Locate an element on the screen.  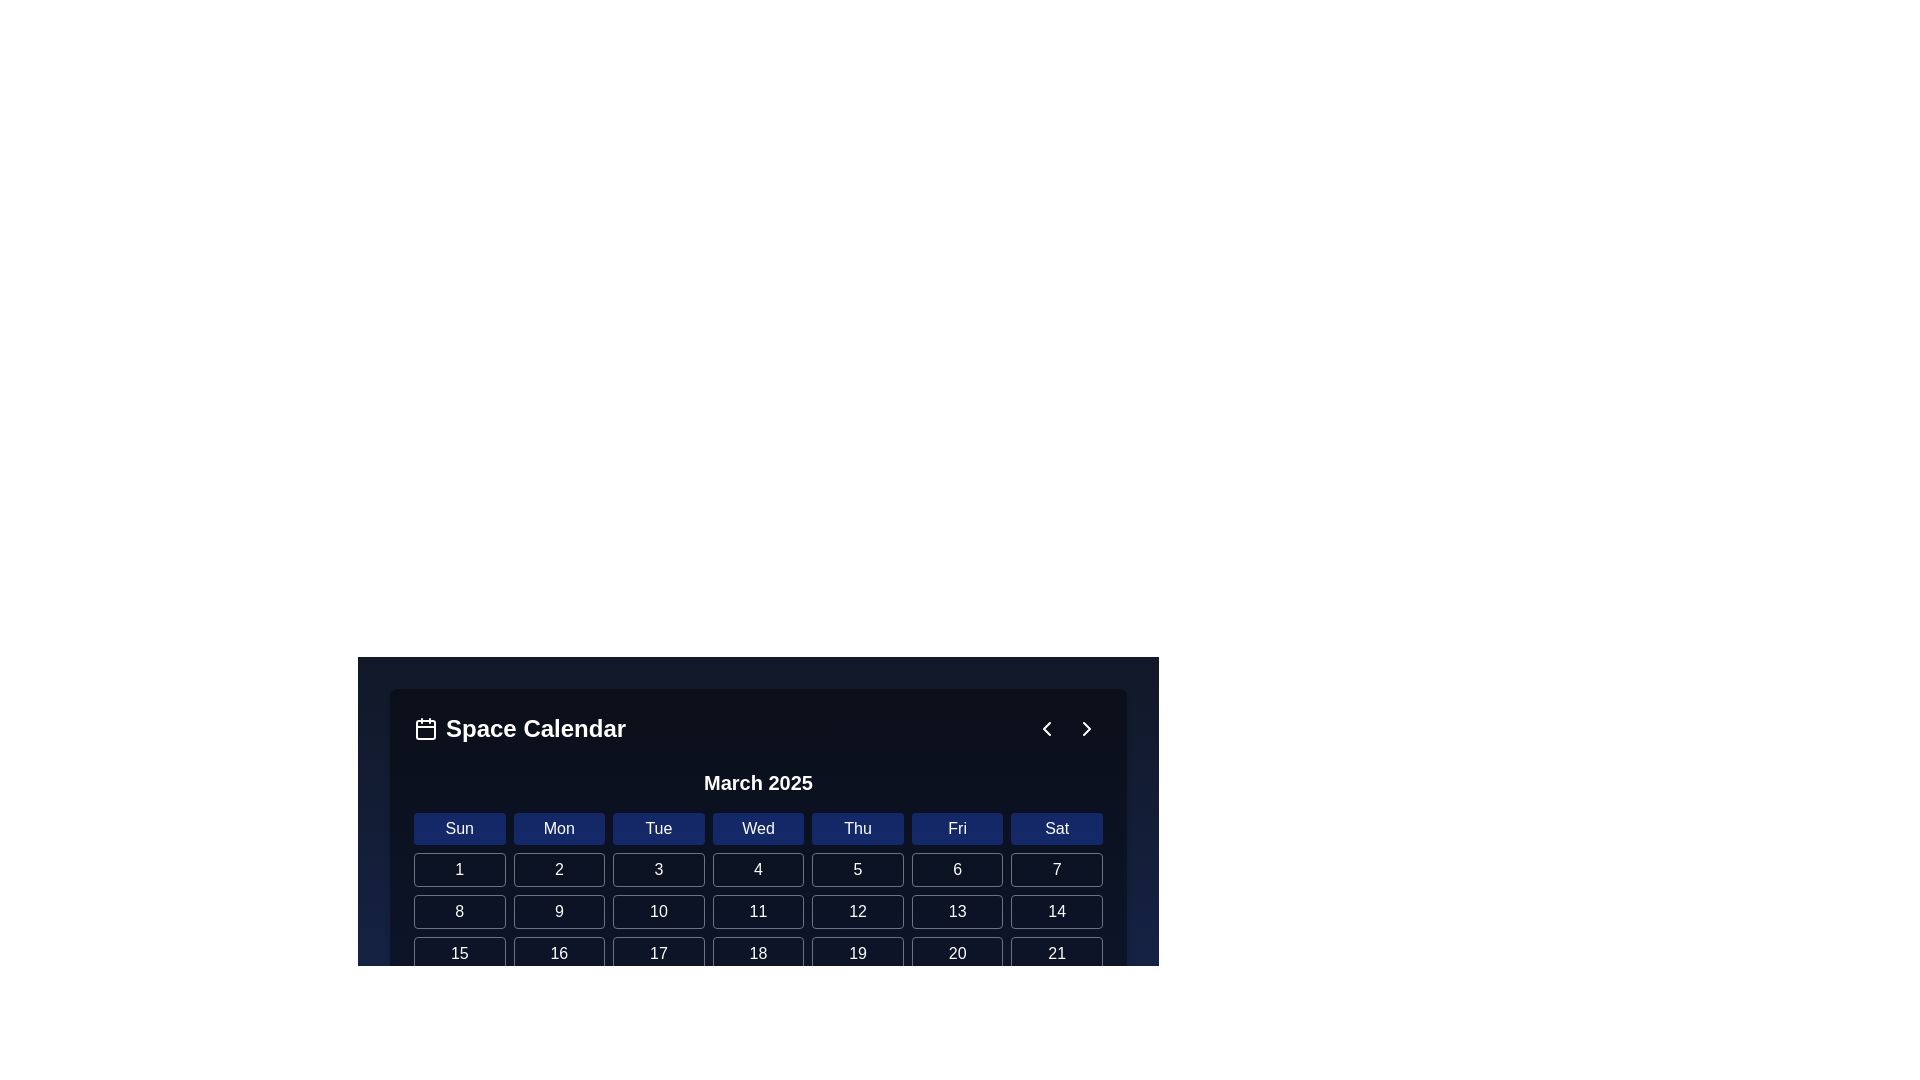
the text label that reads 'Sat', which has a blue background and is located in the seventh column of the topmost row in the calendar grid is located at coordinates (1056, 829).